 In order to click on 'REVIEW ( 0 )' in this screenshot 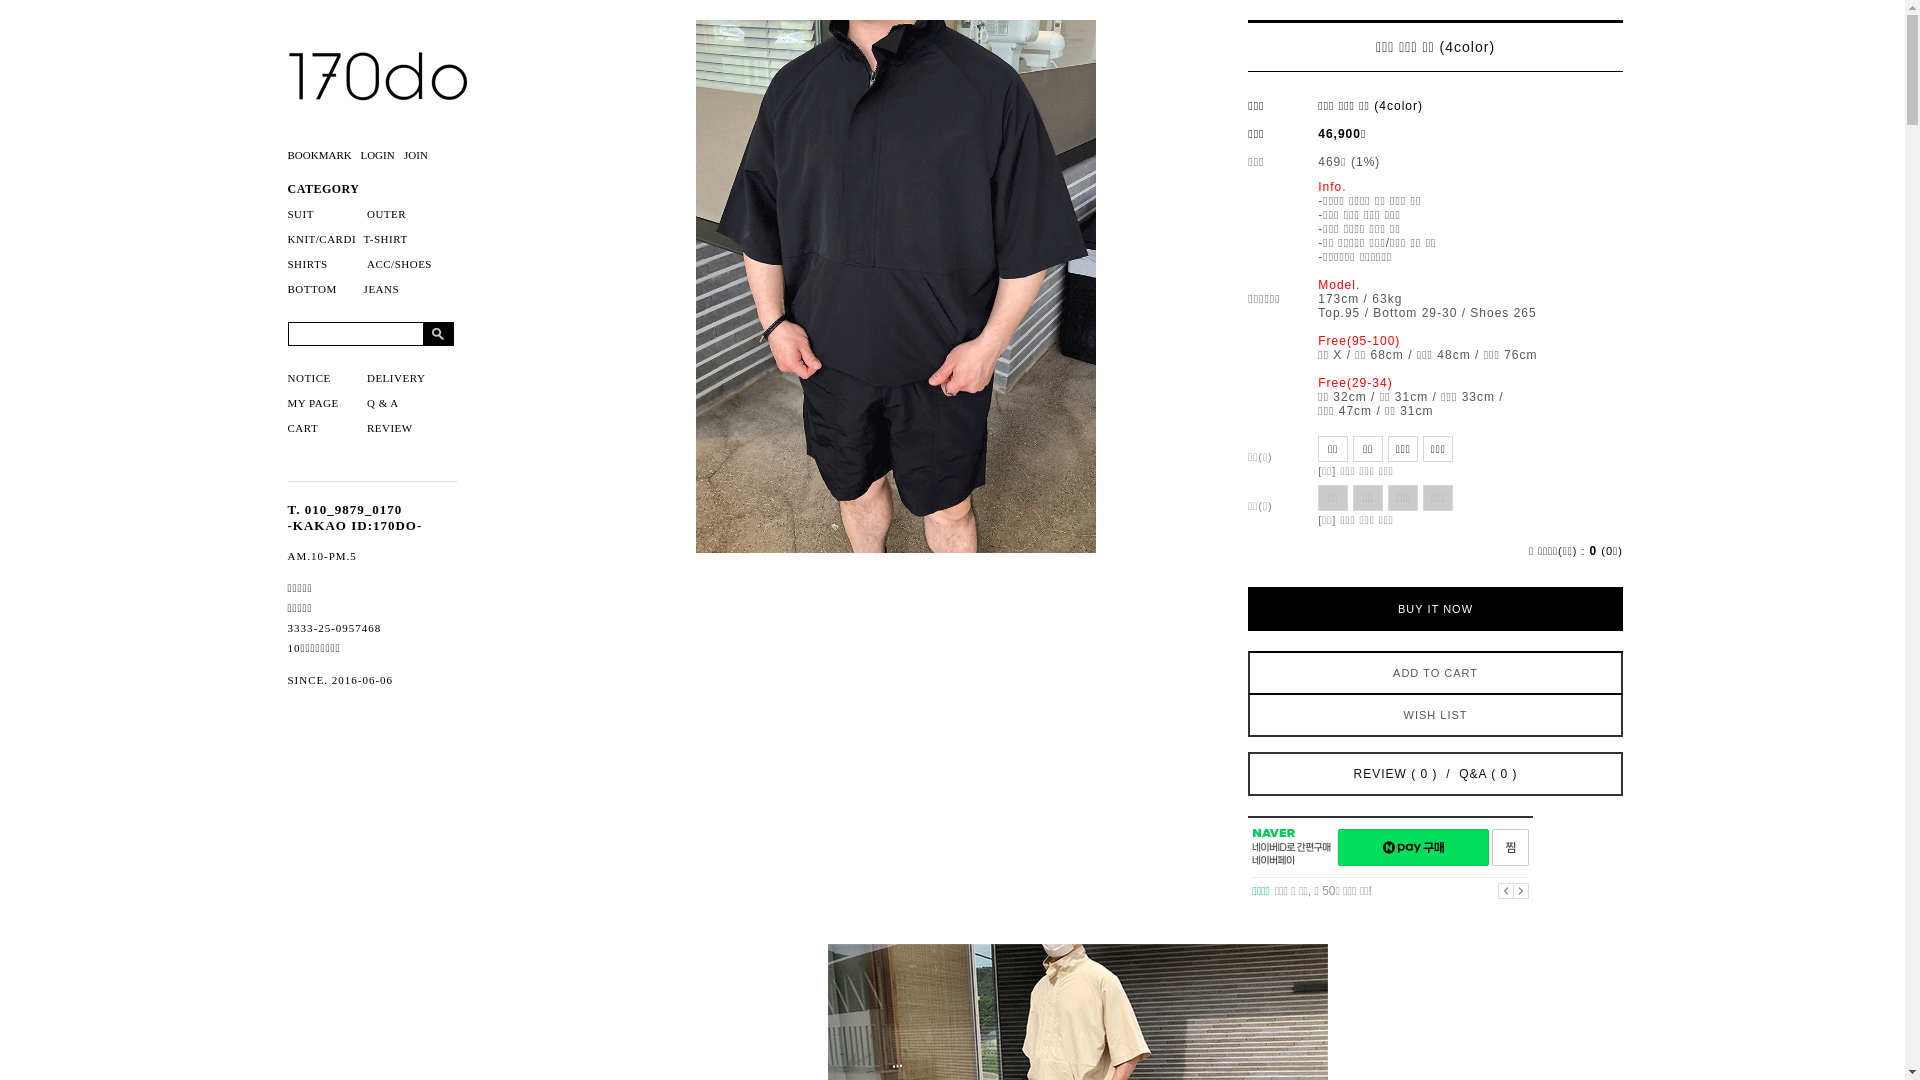, I will do `click(1395, 773)`.